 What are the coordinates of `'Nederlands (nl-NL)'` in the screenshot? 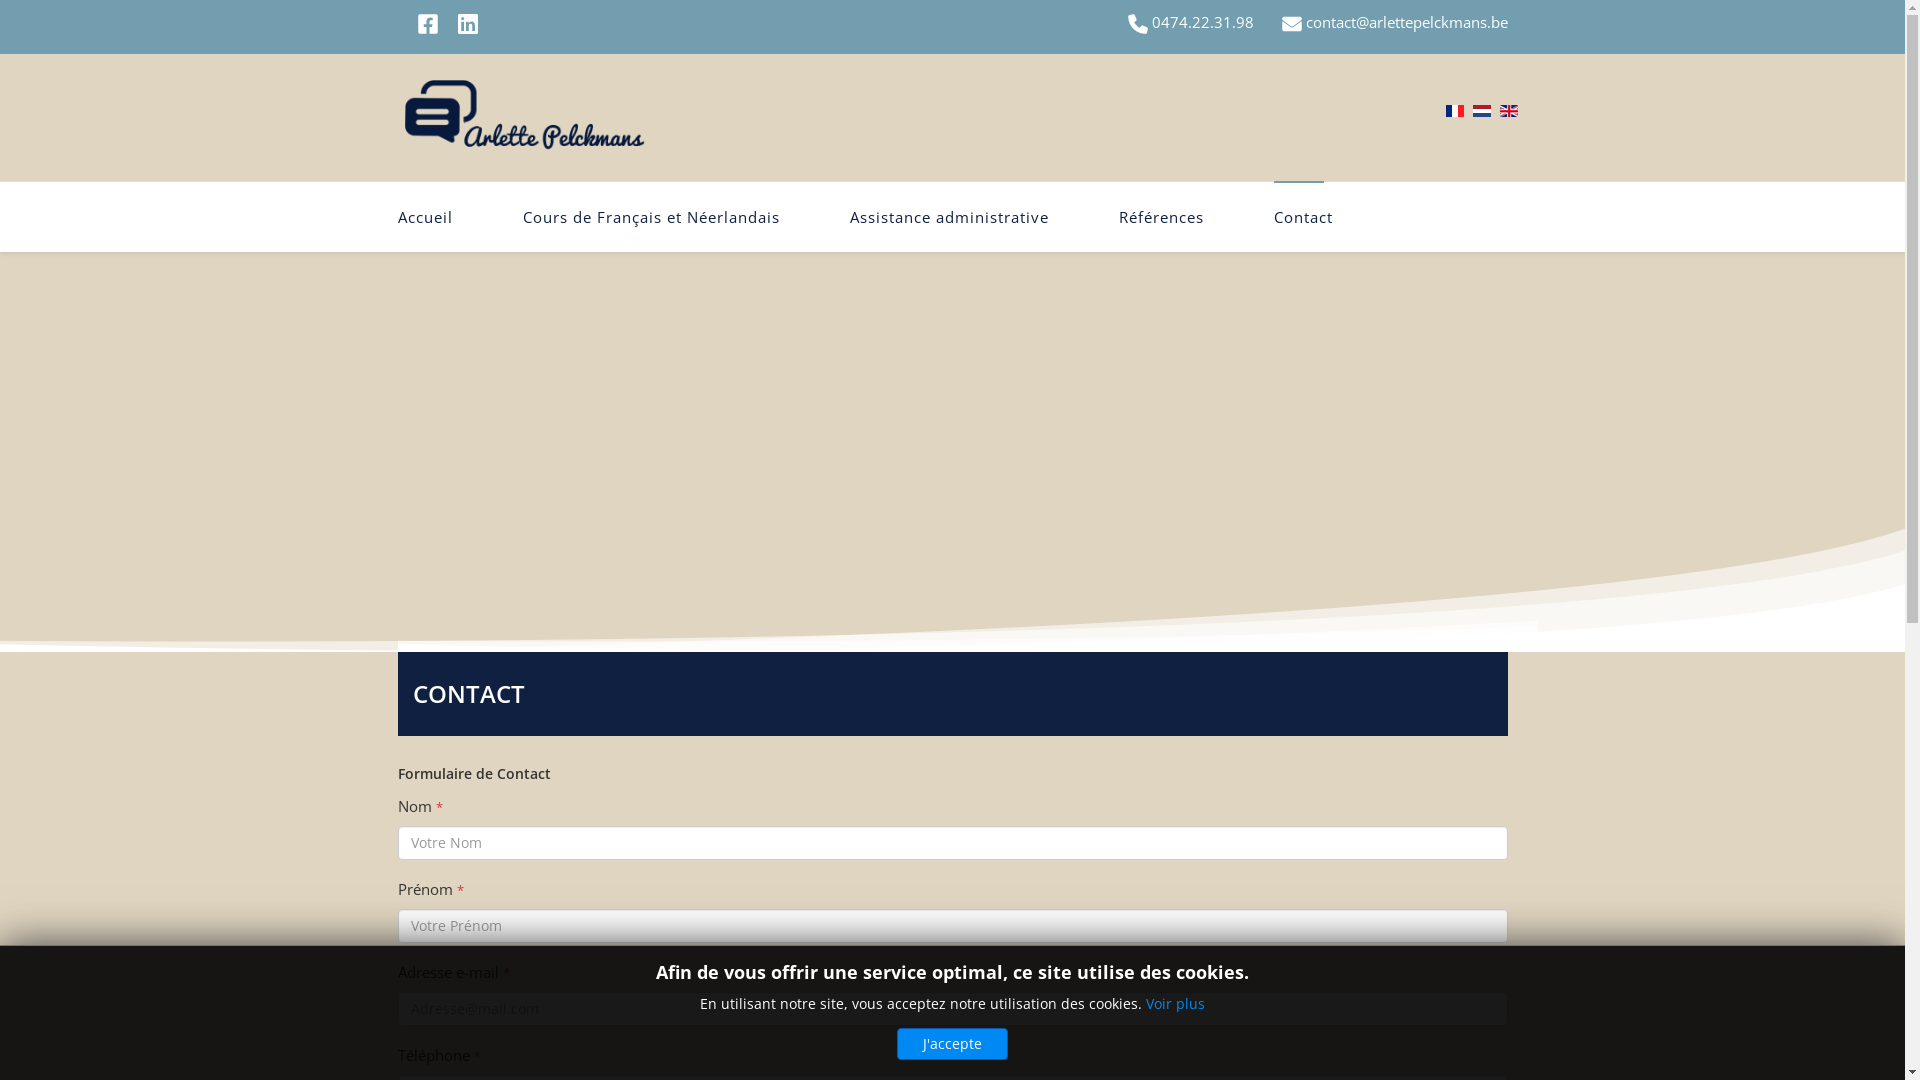 It's located at (1481, 111).